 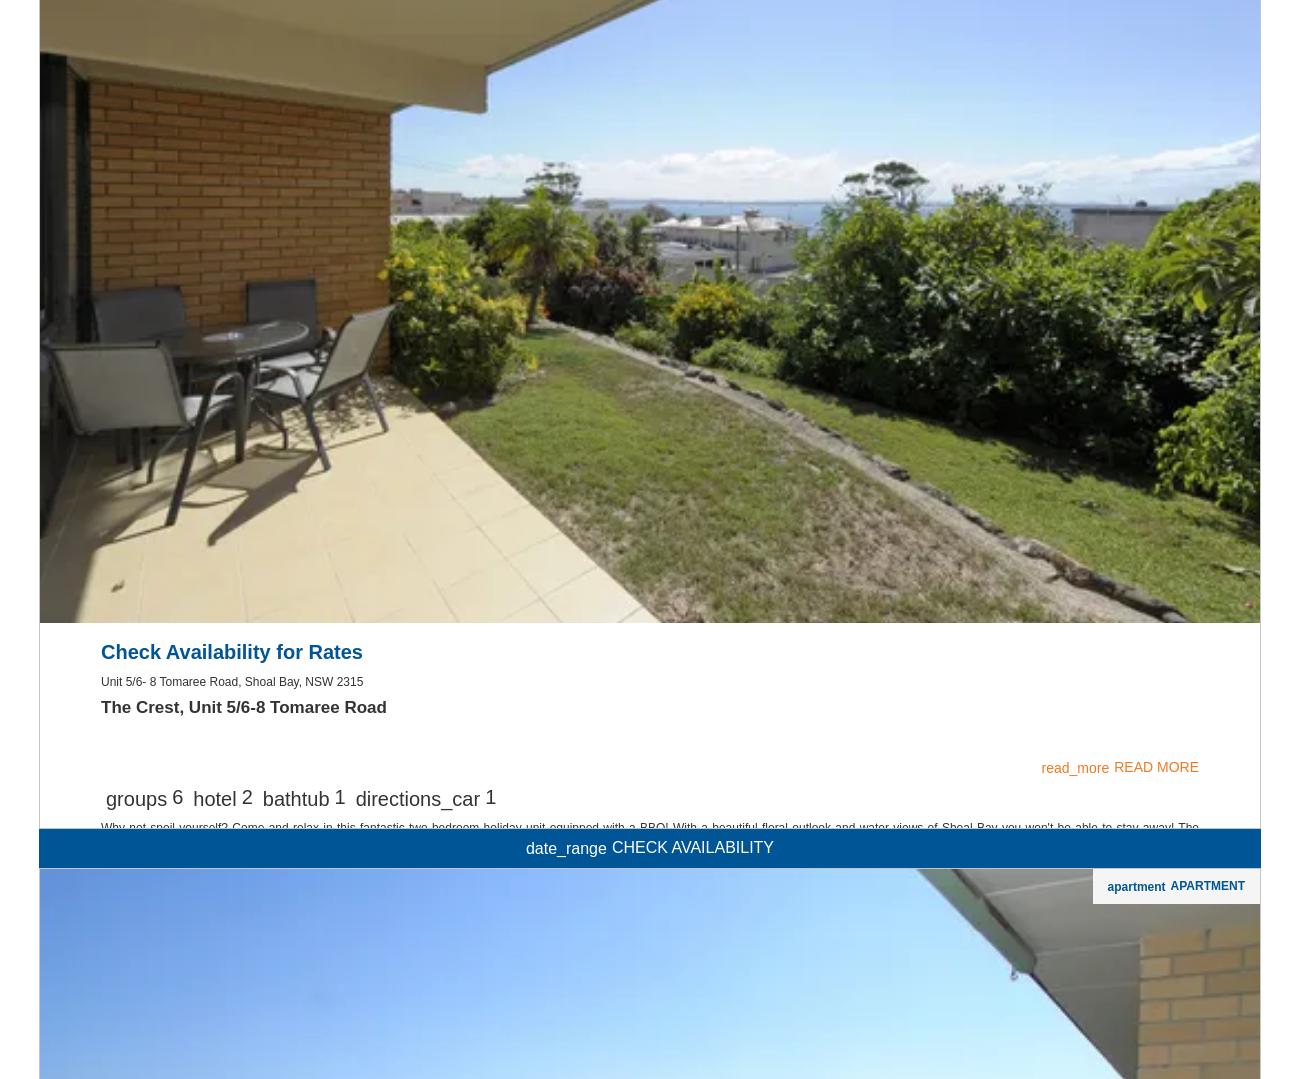 I want to click on 'No Pets', so click(x=649, y=339).